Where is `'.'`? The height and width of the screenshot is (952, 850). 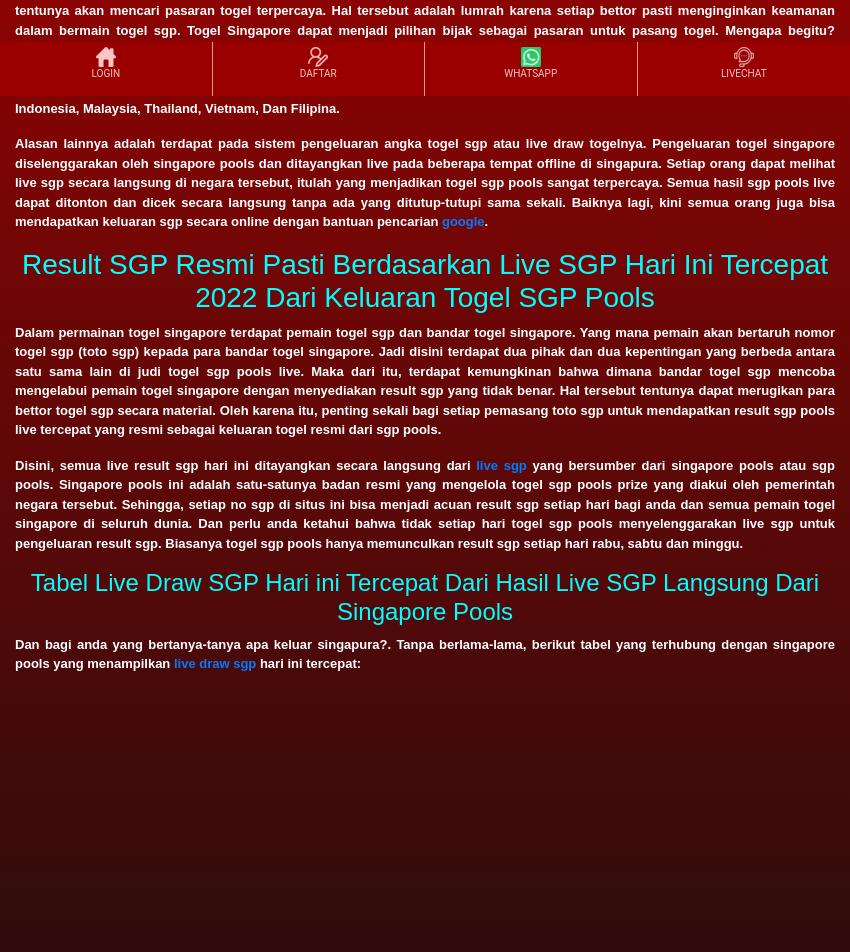 '.' is located at coordinates (483, 221).